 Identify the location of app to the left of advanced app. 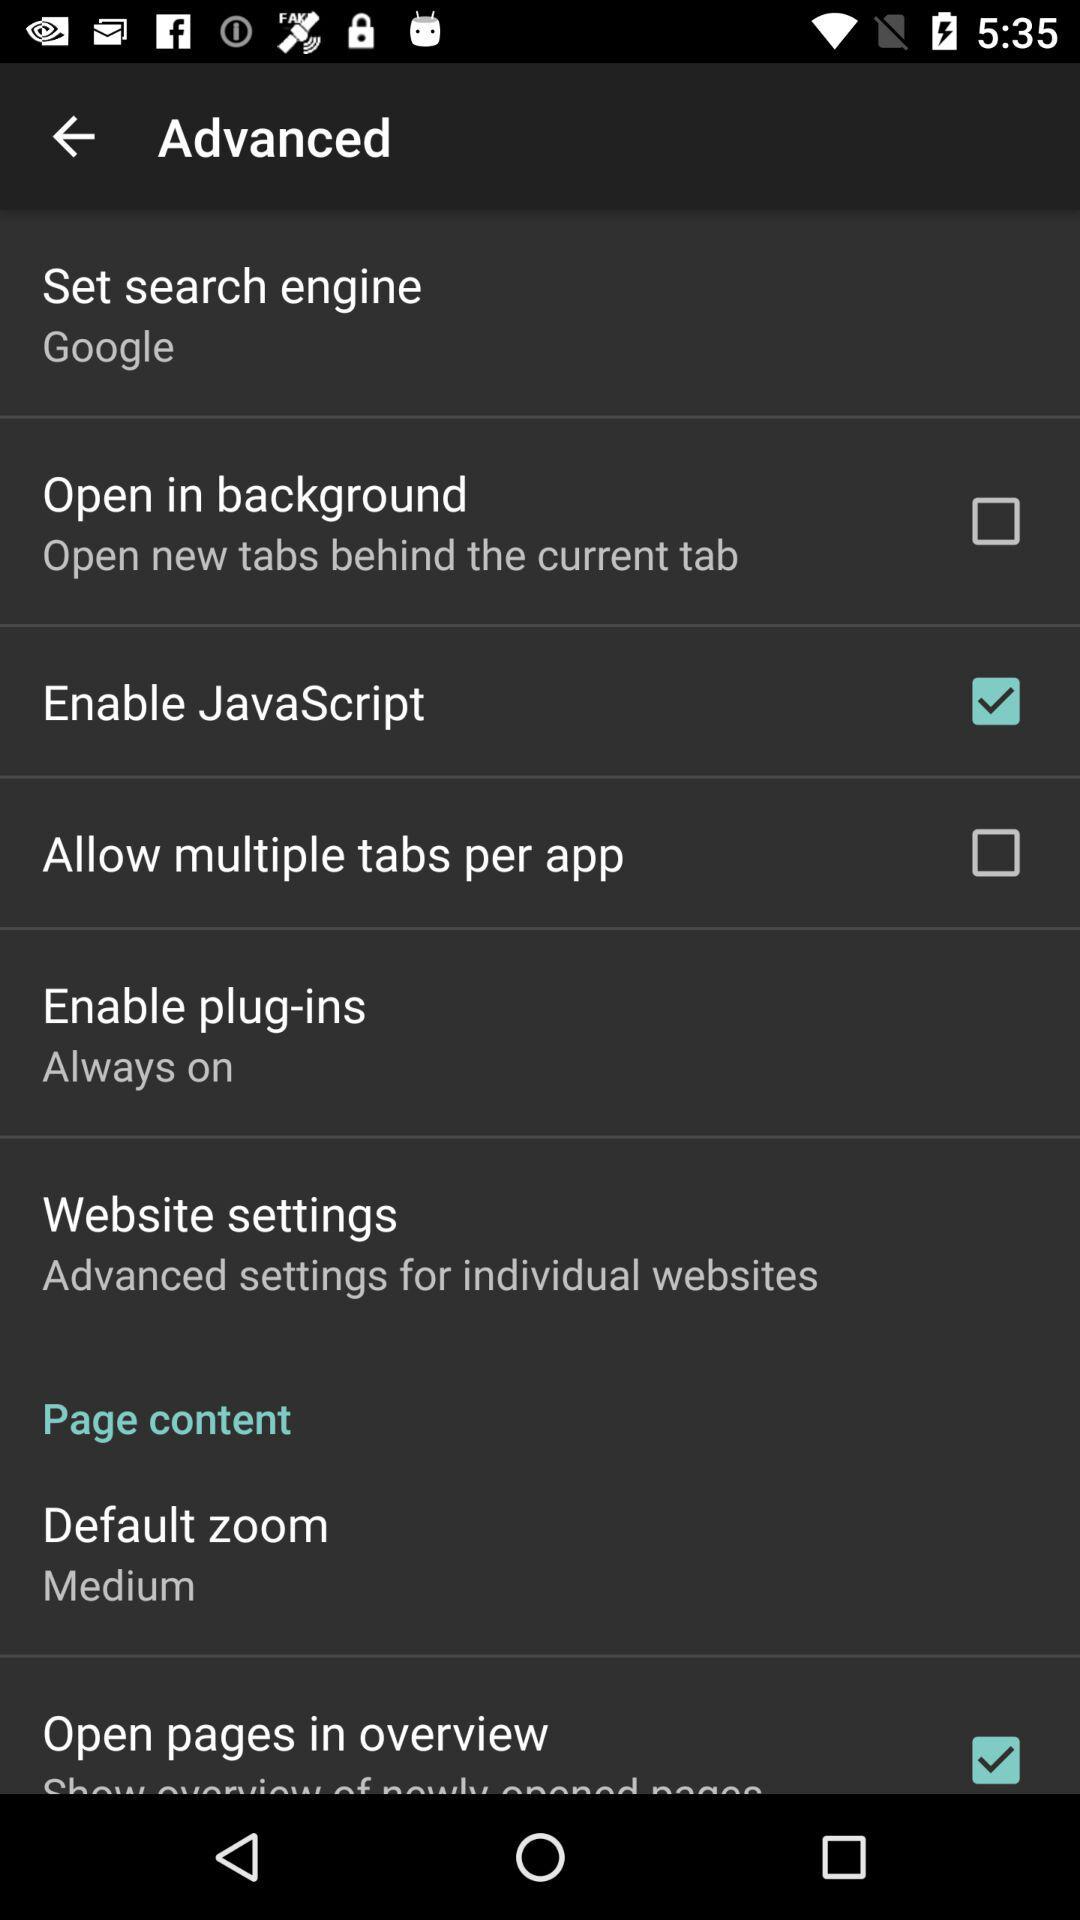
(72, 135).